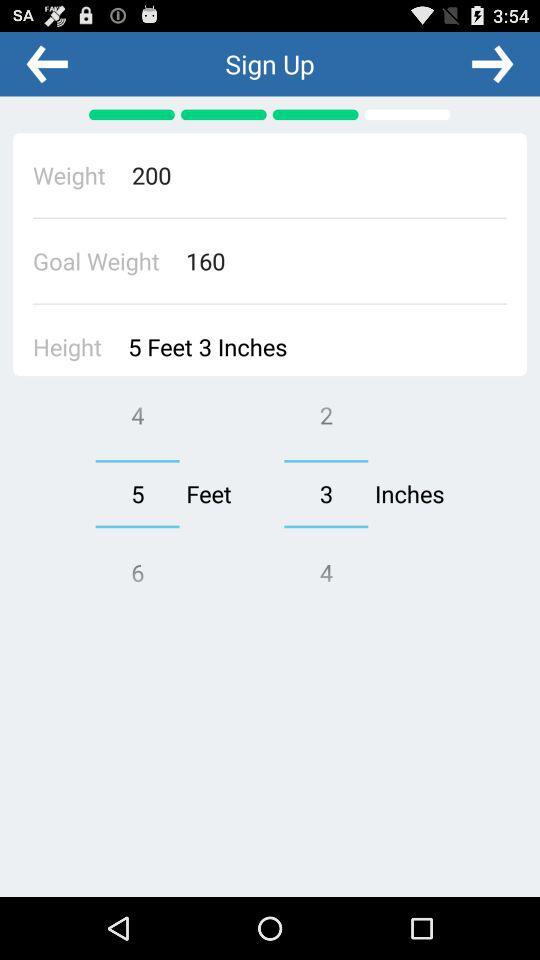 The image size is (540, 960). What do you see at coordinates (47, 68) in the screenshot?
I see `the arrow_backward icon` at bounding box center [47, 68].